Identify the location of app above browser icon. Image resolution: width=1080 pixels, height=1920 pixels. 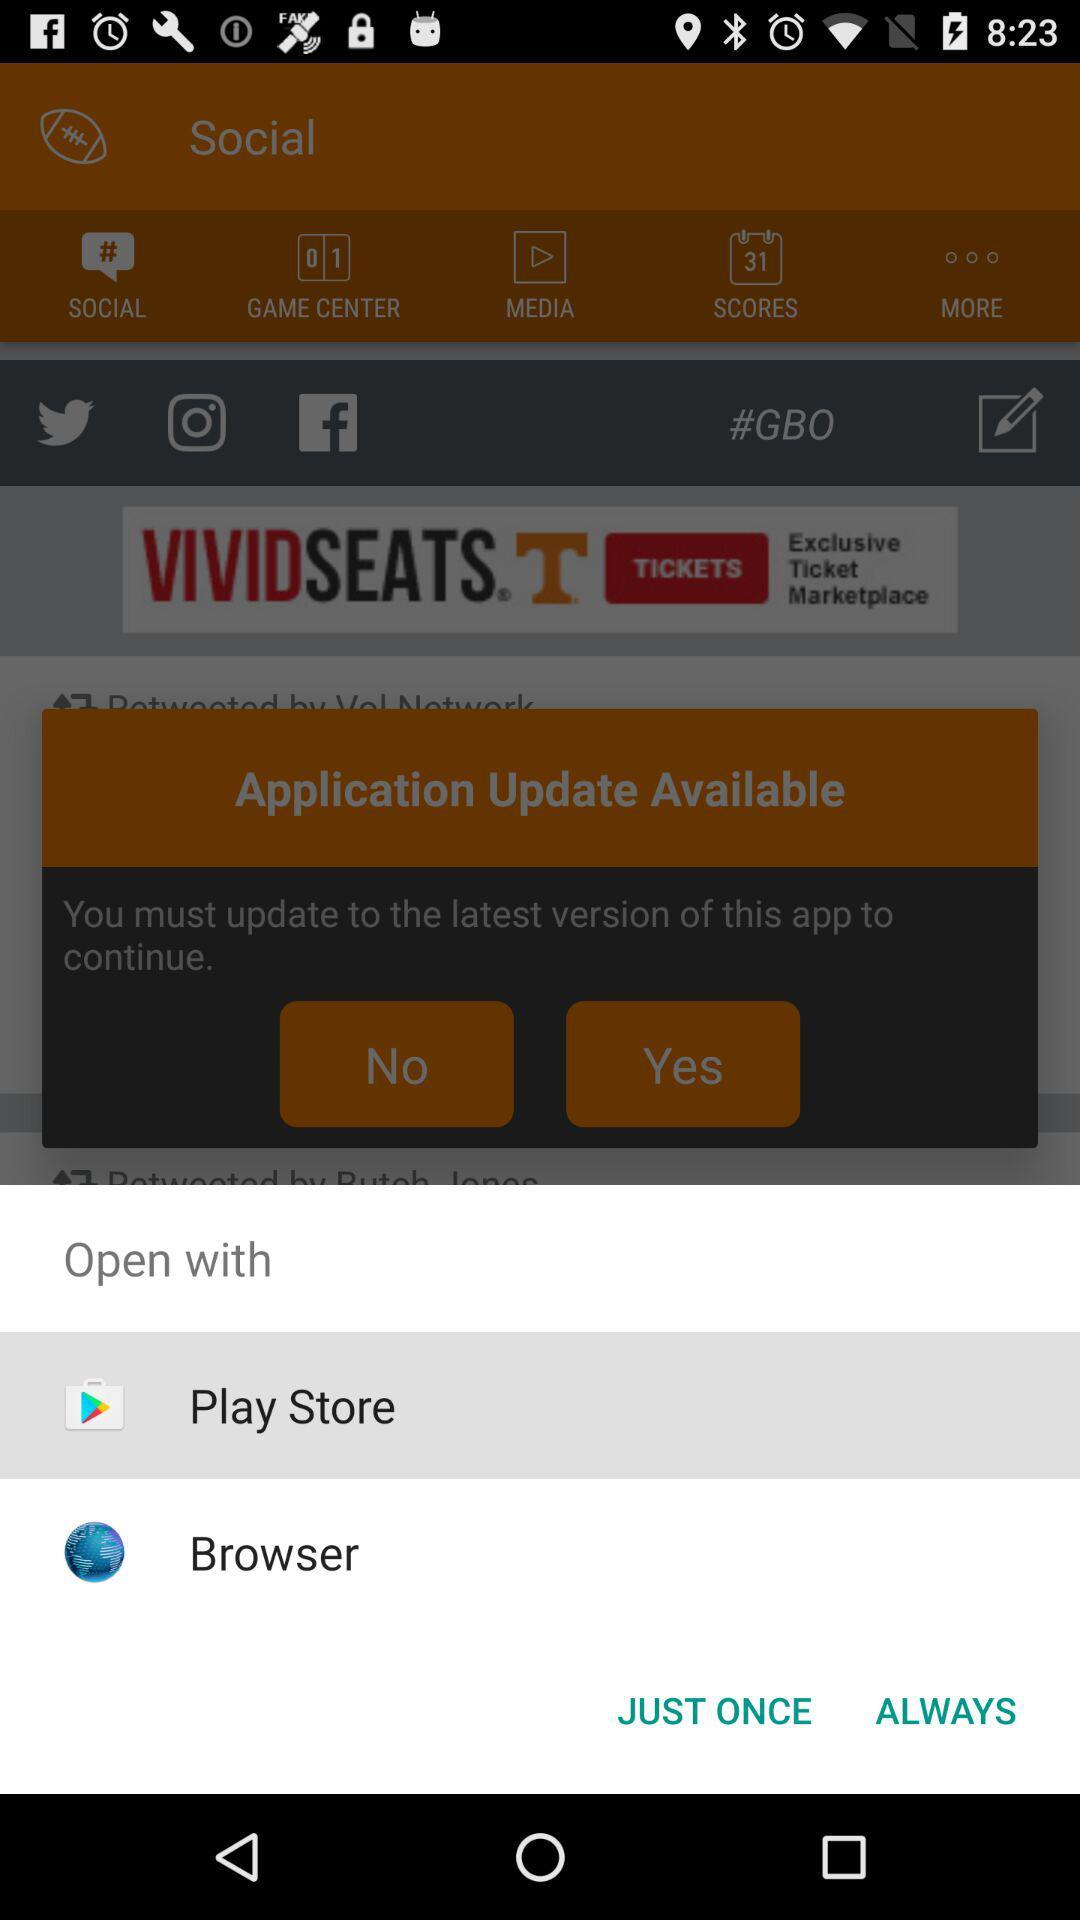
(292, 1404).